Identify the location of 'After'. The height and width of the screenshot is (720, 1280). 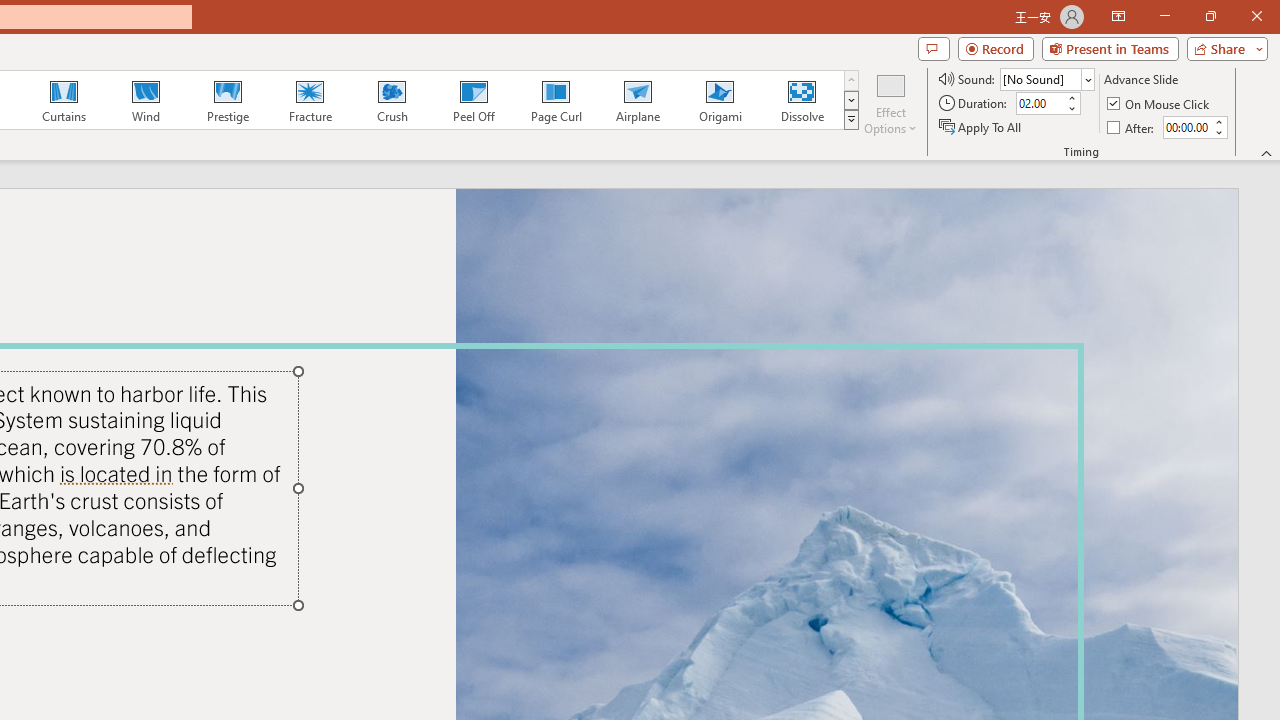
(1132, 127).